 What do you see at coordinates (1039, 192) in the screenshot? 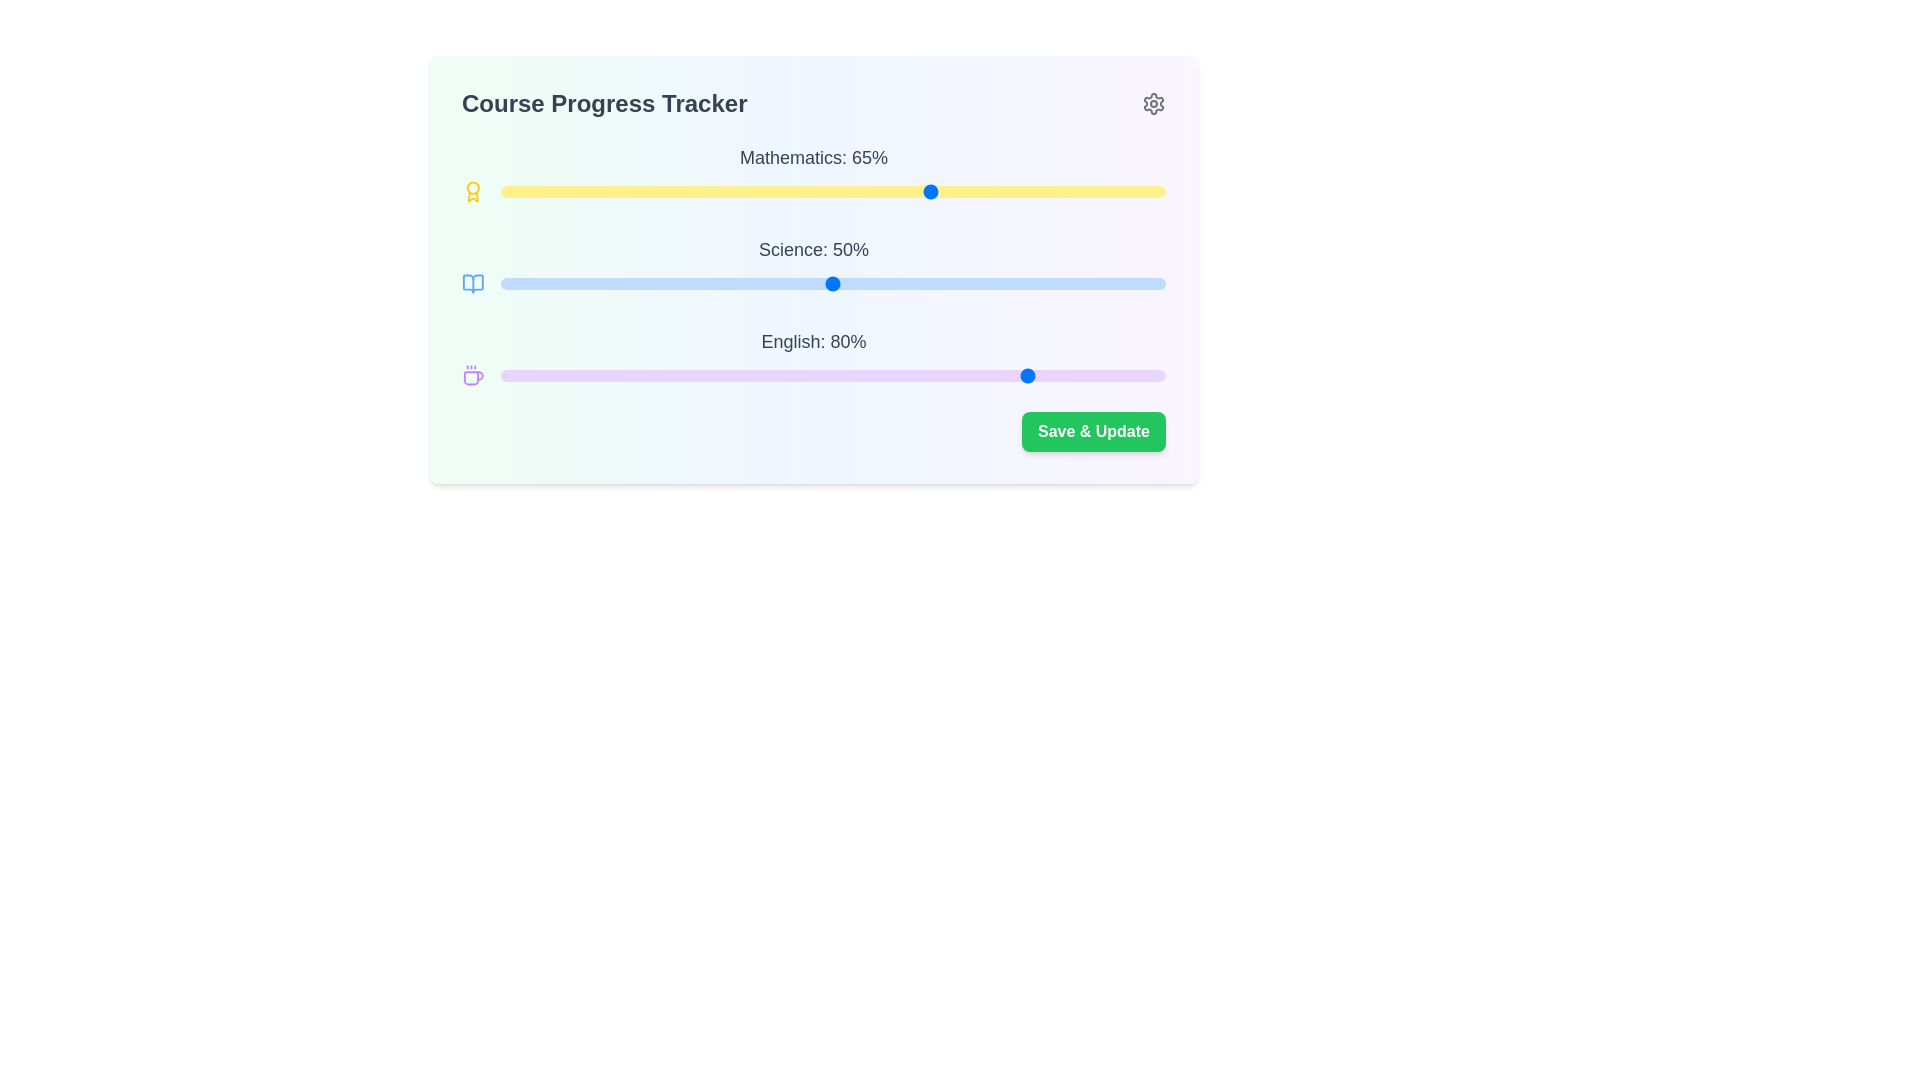
I see `the progress of Mathematics` at bounding box center [1039, 192].